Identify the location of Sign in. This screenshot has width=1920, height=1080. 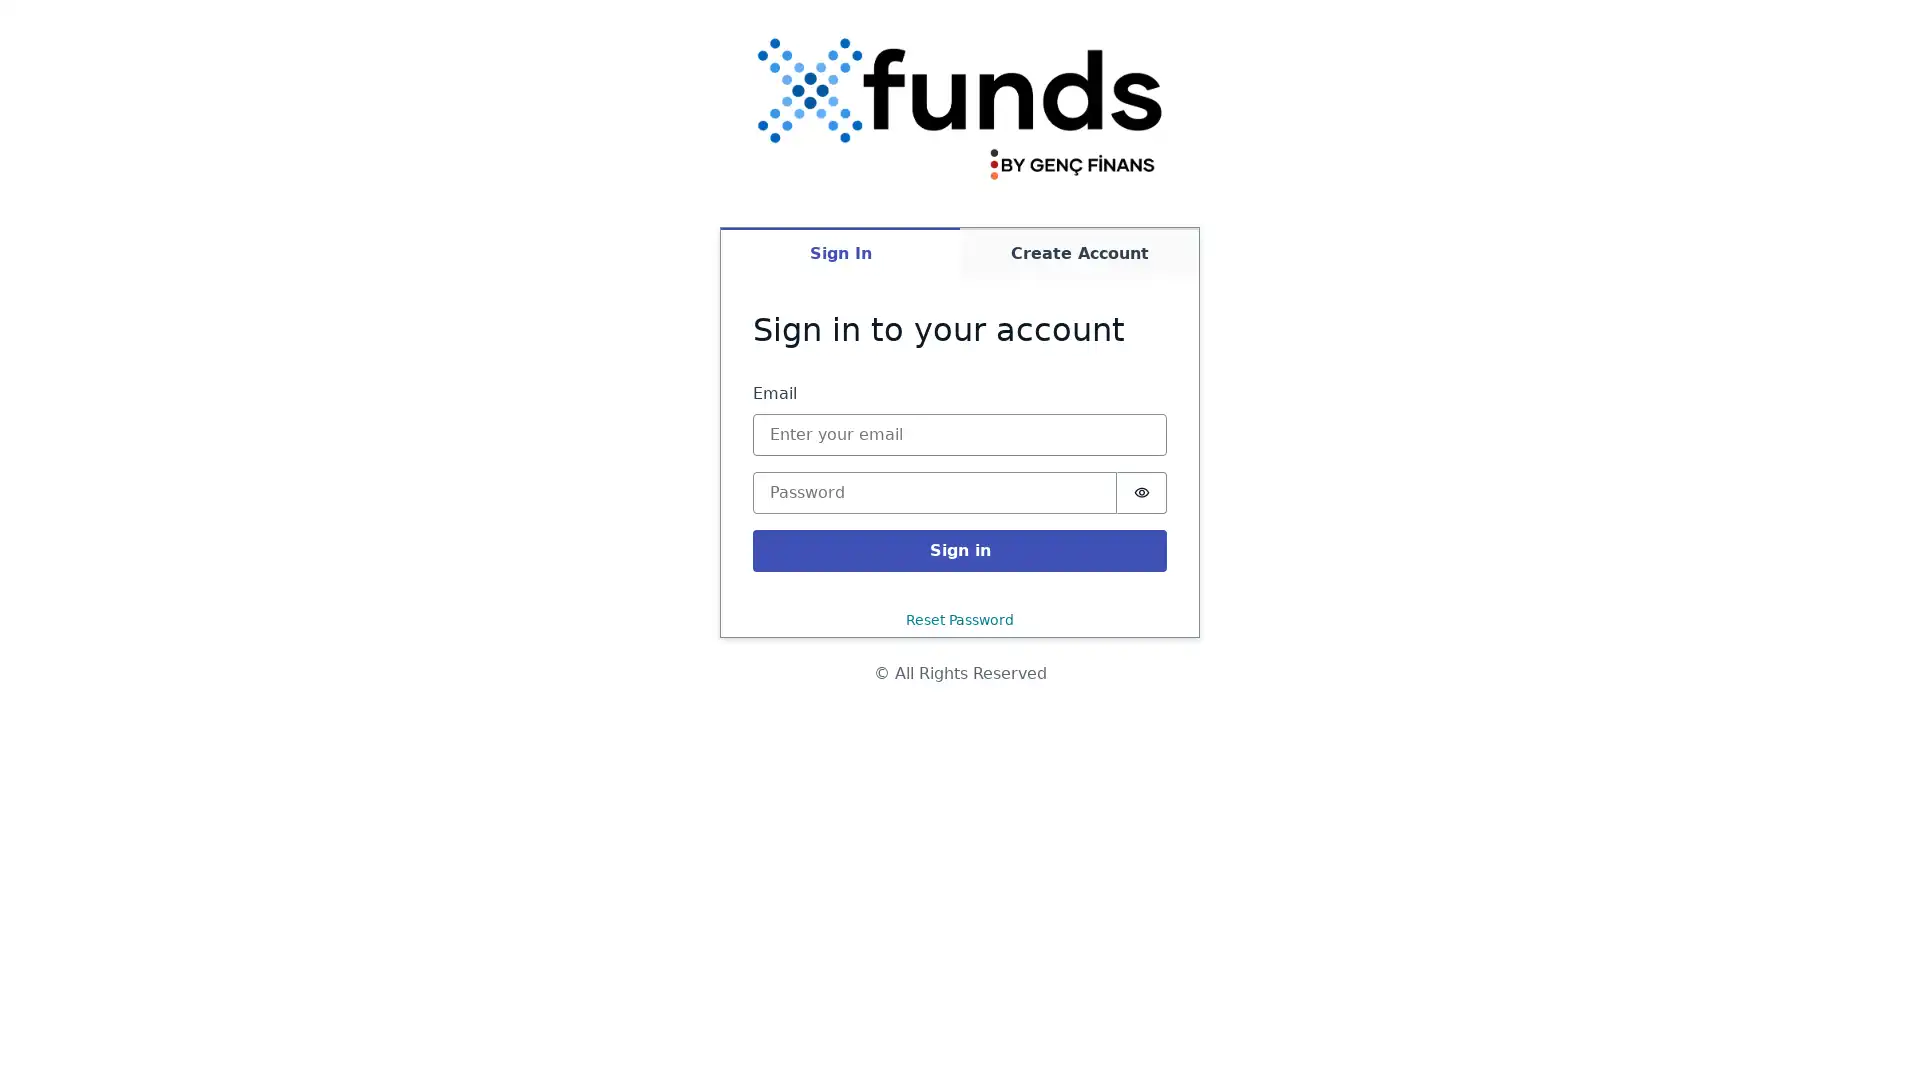
(960, 550).